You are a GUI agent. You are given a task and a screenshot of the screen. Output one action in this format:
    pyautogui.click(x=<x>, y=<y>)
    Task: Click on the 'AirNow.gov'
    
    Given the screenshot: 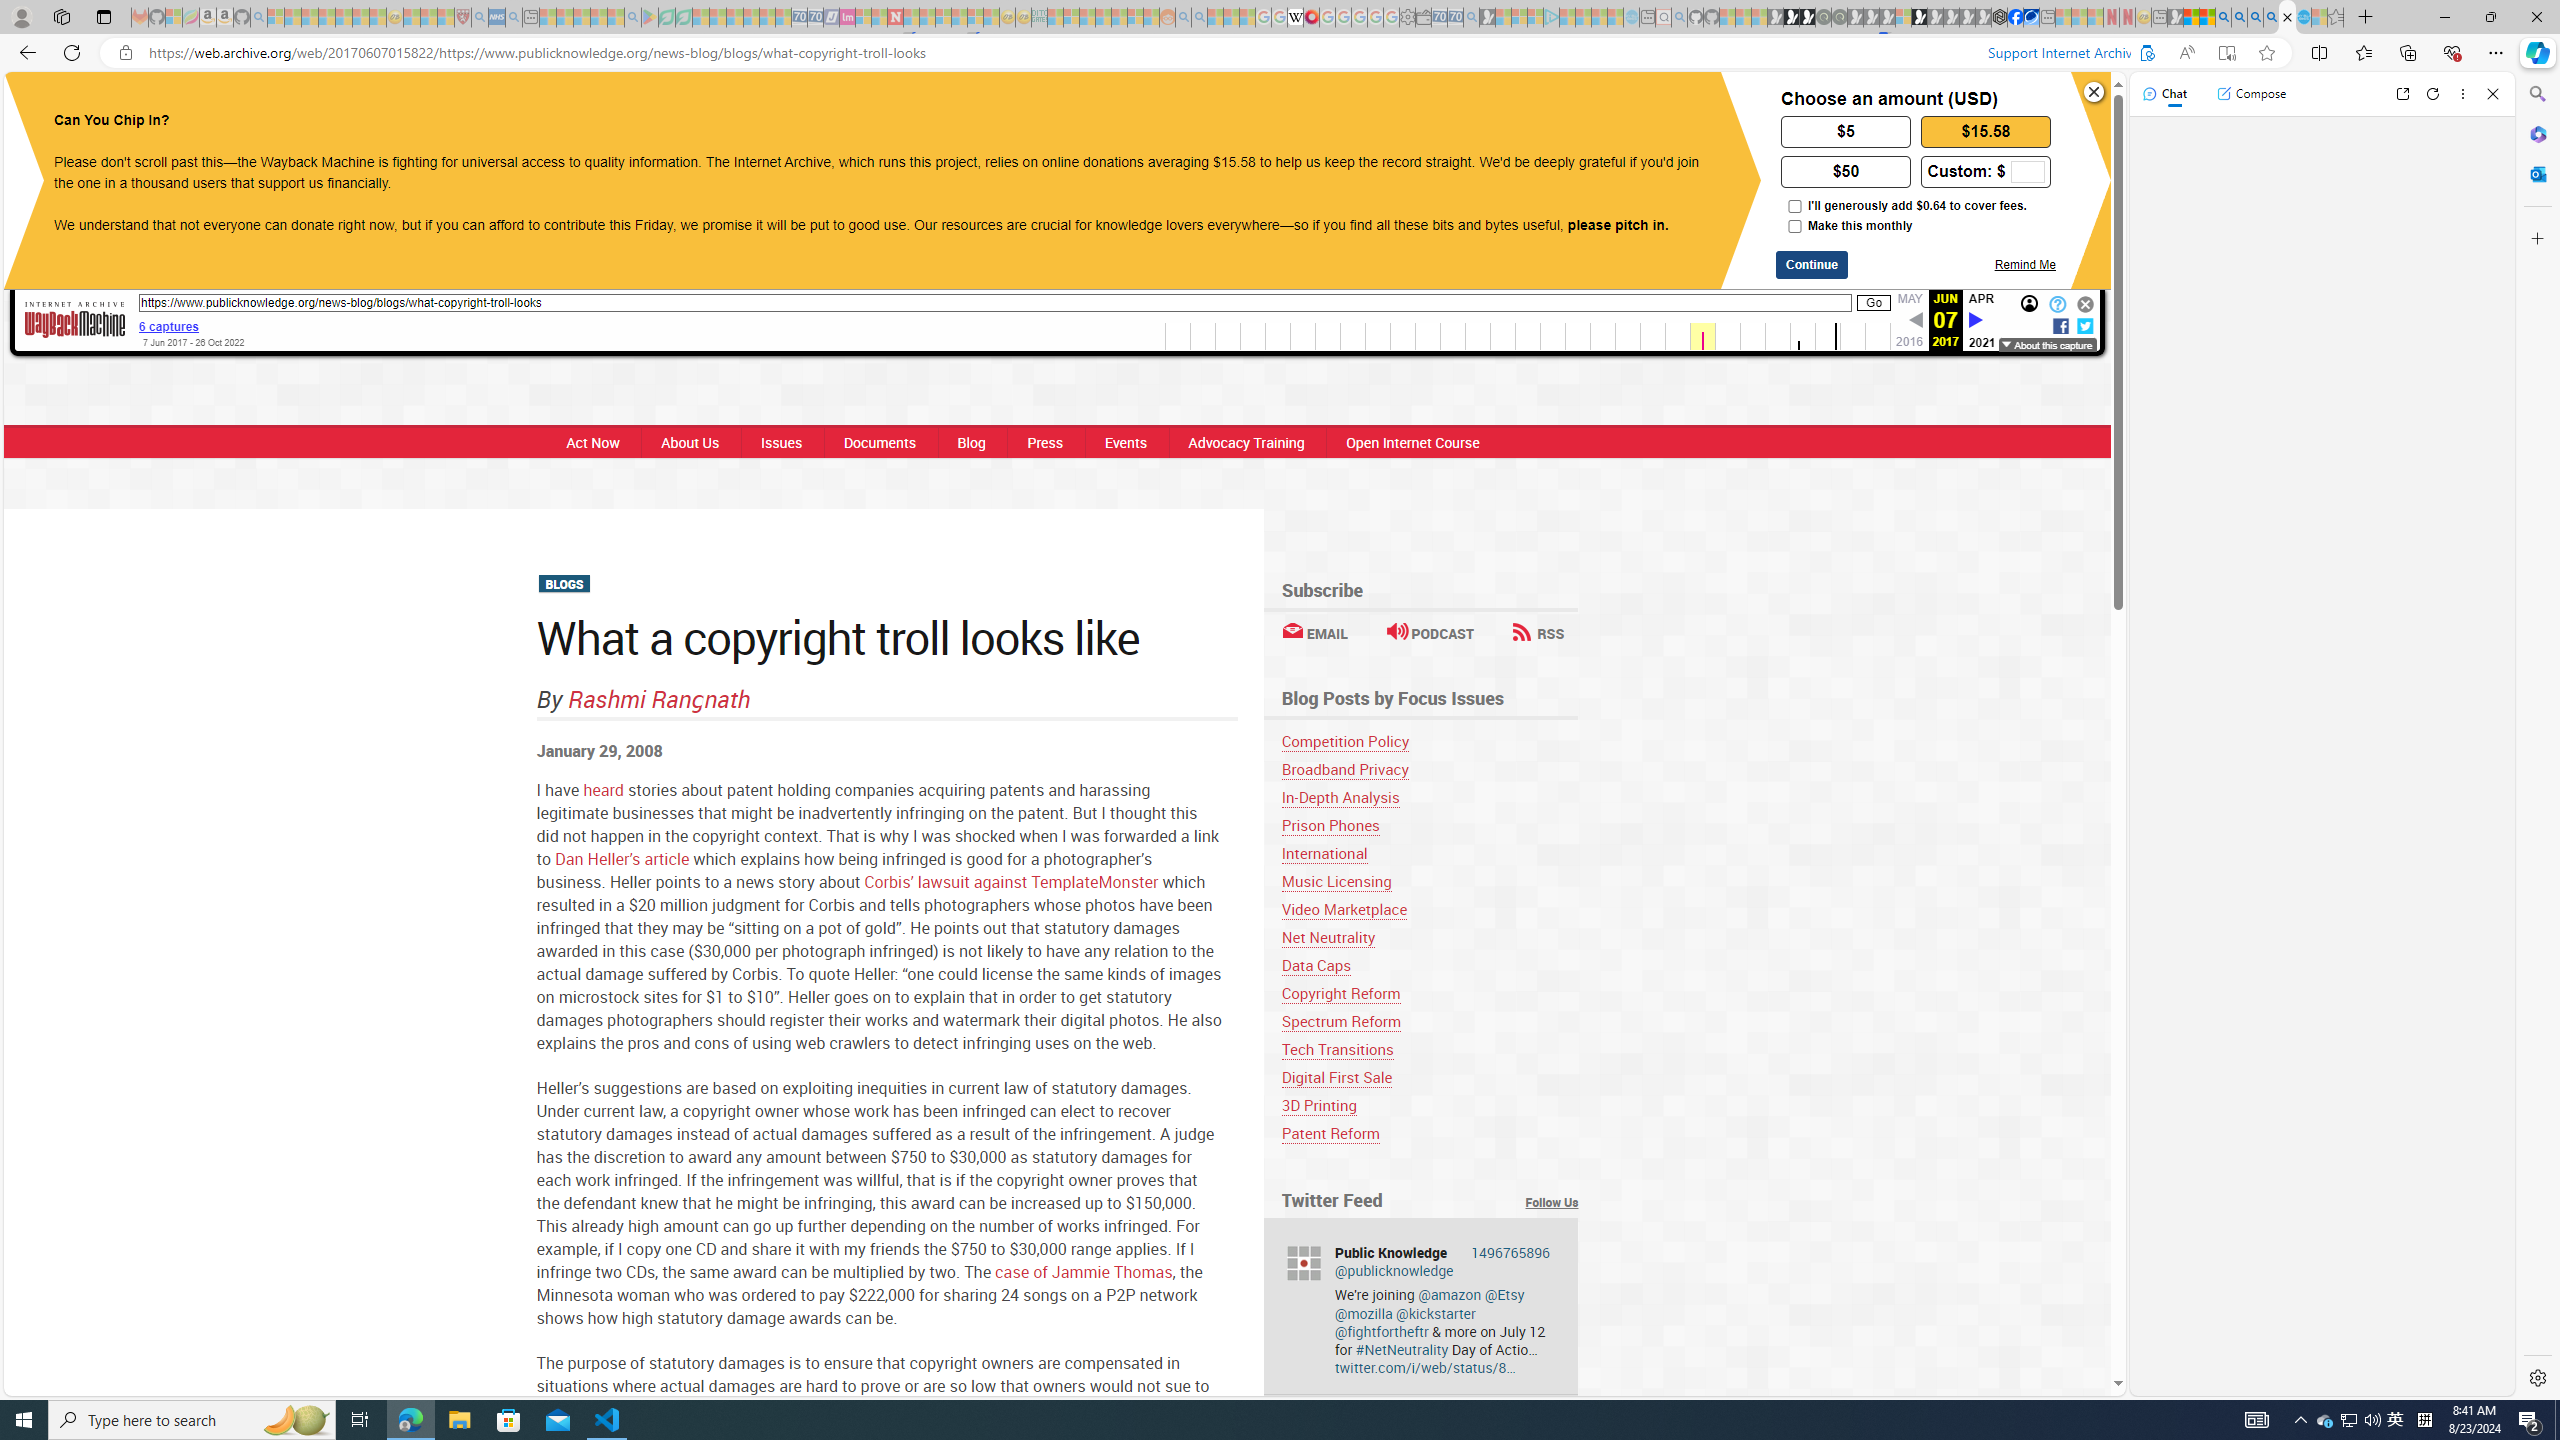 What is the action you would take?
    pyautogui.click(x=2030, y=16)
    